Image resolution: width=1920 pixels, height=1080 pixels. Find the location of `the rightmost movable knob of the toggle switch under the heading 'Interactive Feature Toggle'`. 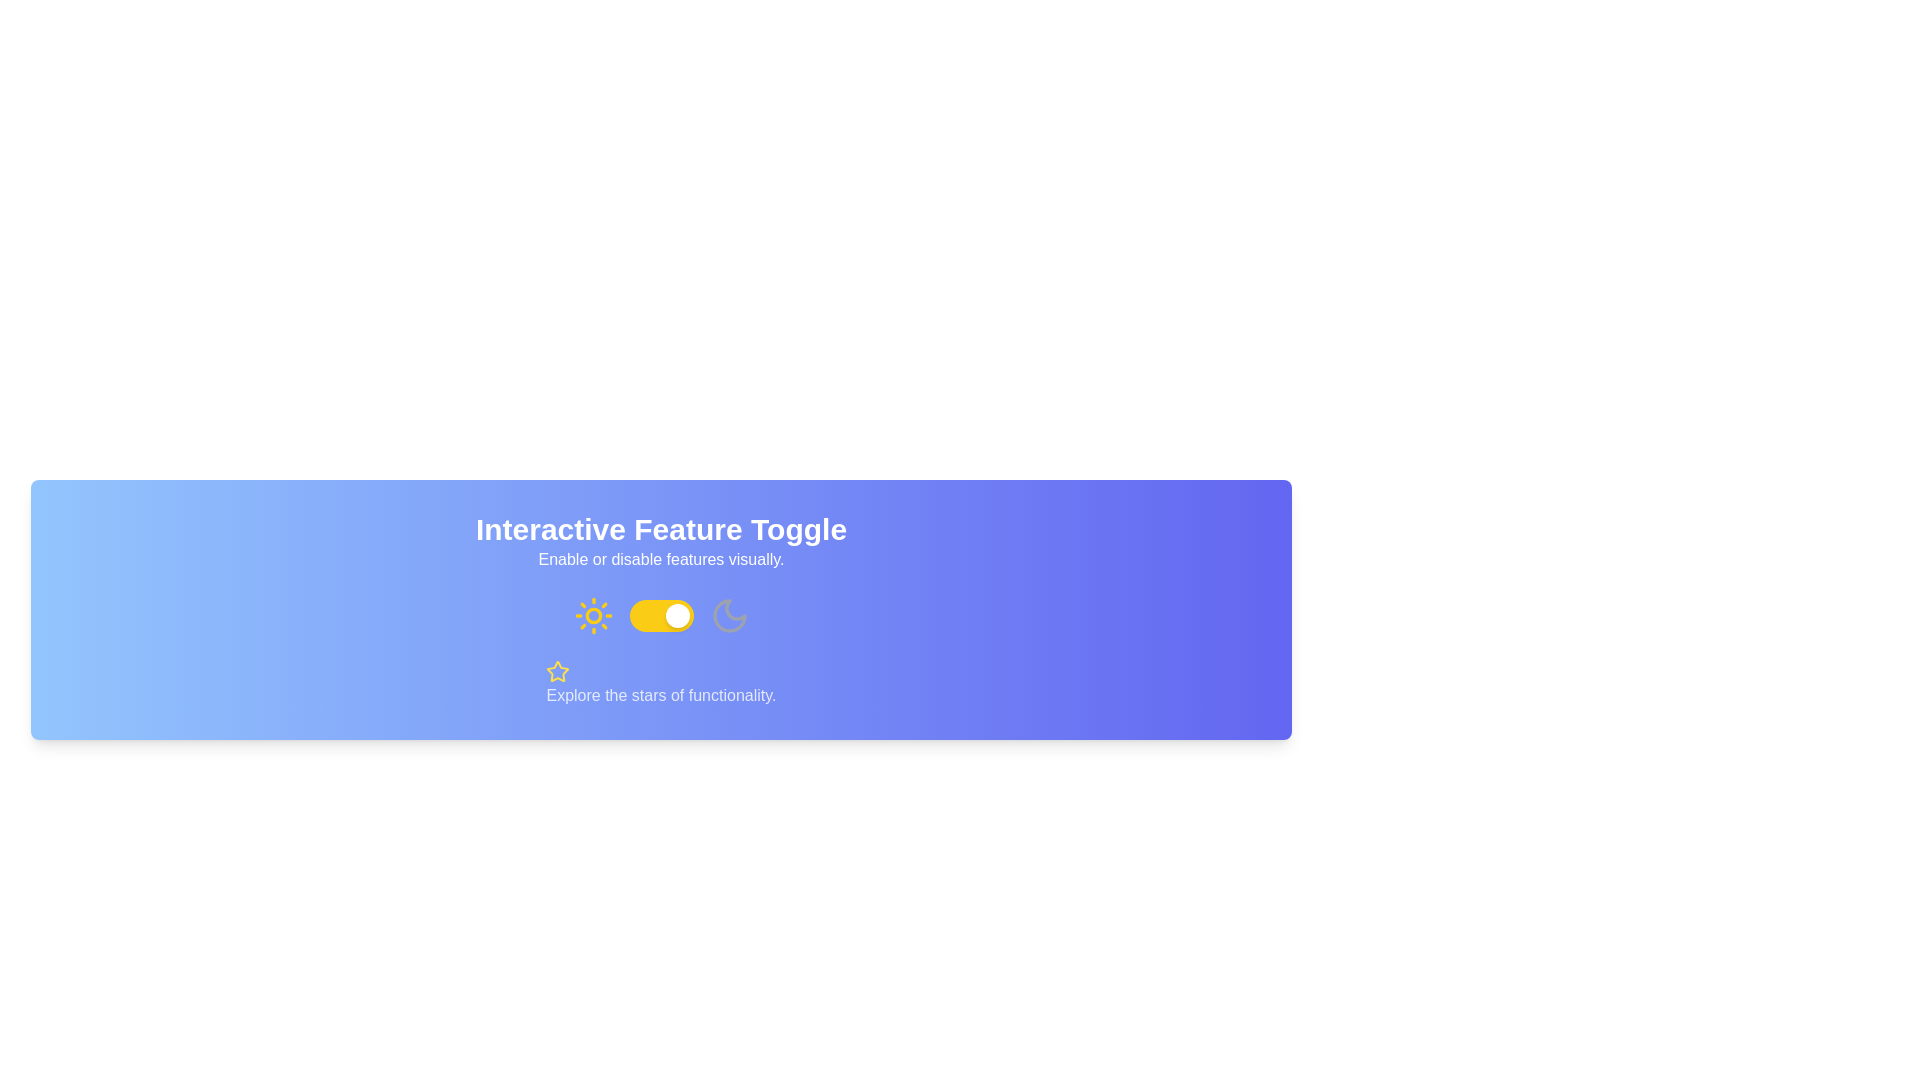

the rightmost movable knob of the toggle switch under the heading 'Interactive Feature Toggle' is located at coordinates (677, 615).